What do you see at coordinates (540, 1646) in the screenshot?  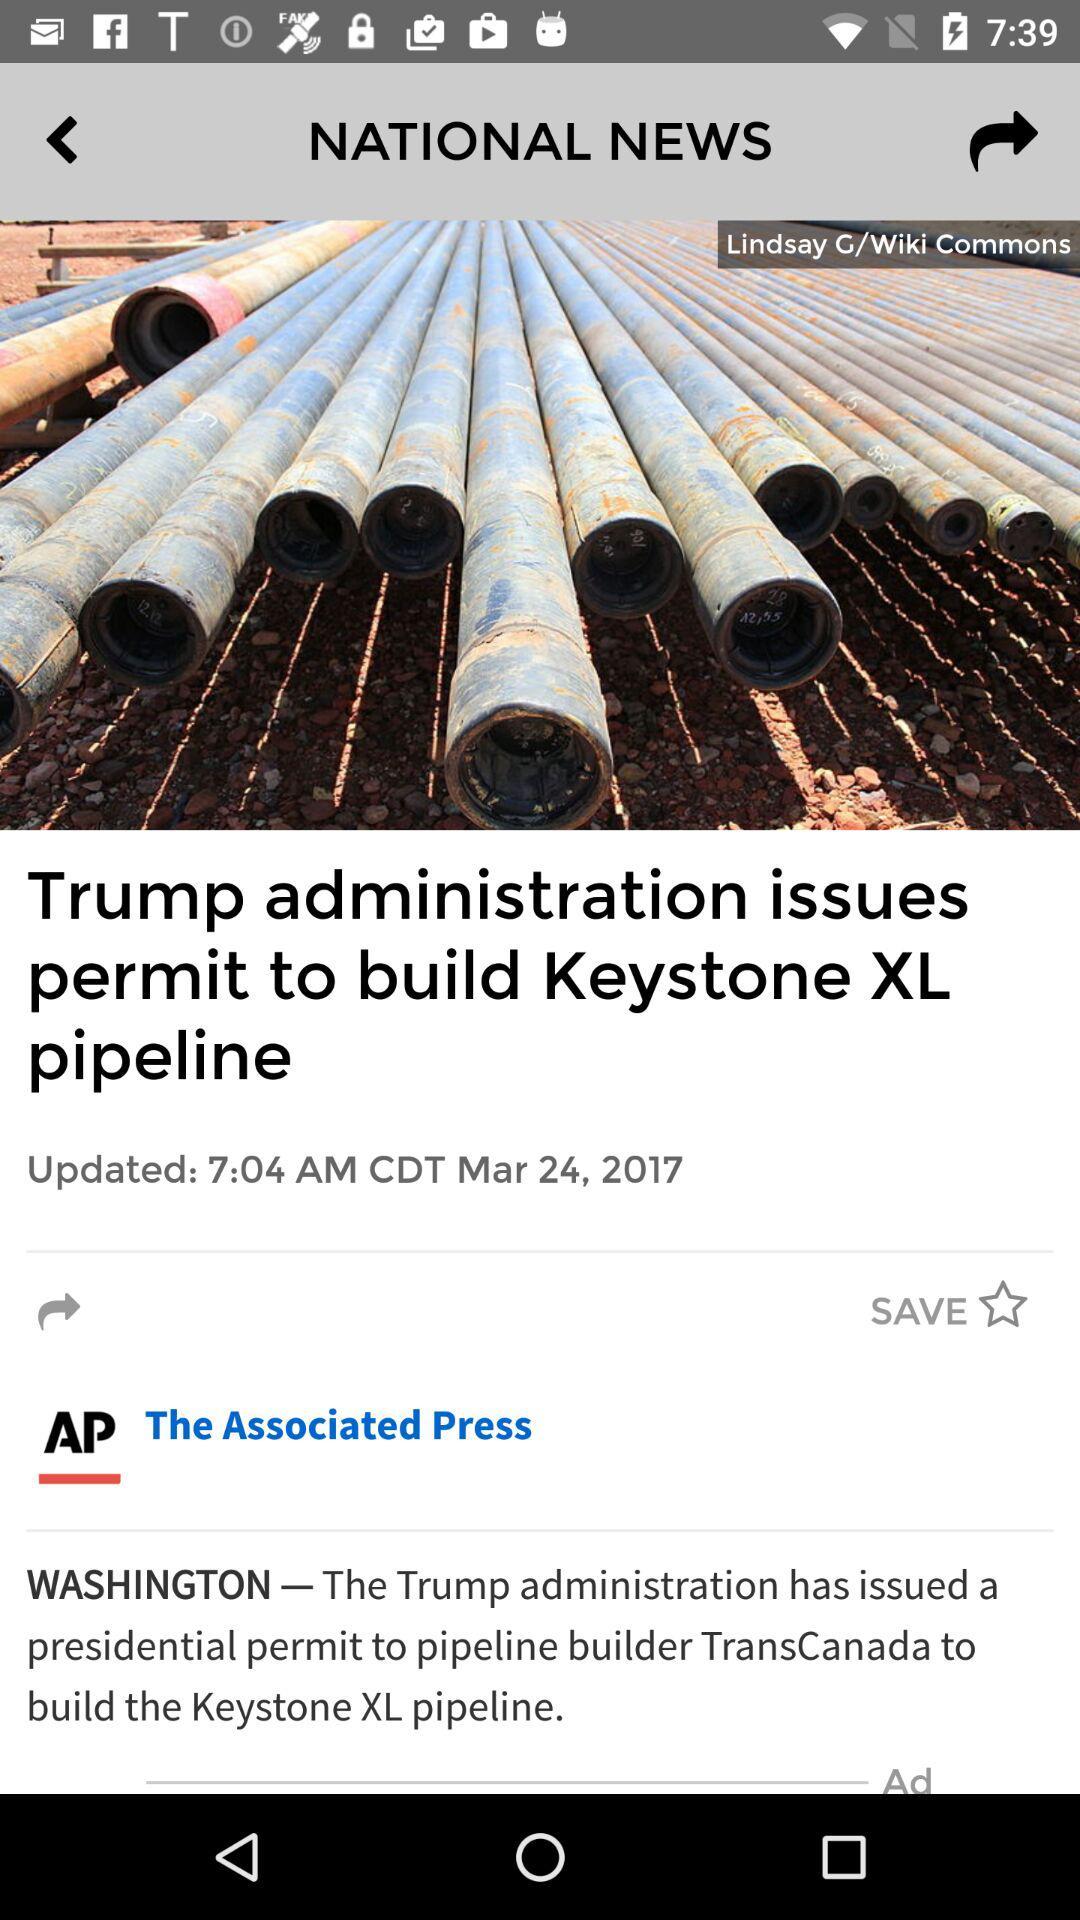 I see `item above ad` at bounding box center [540, 1646].